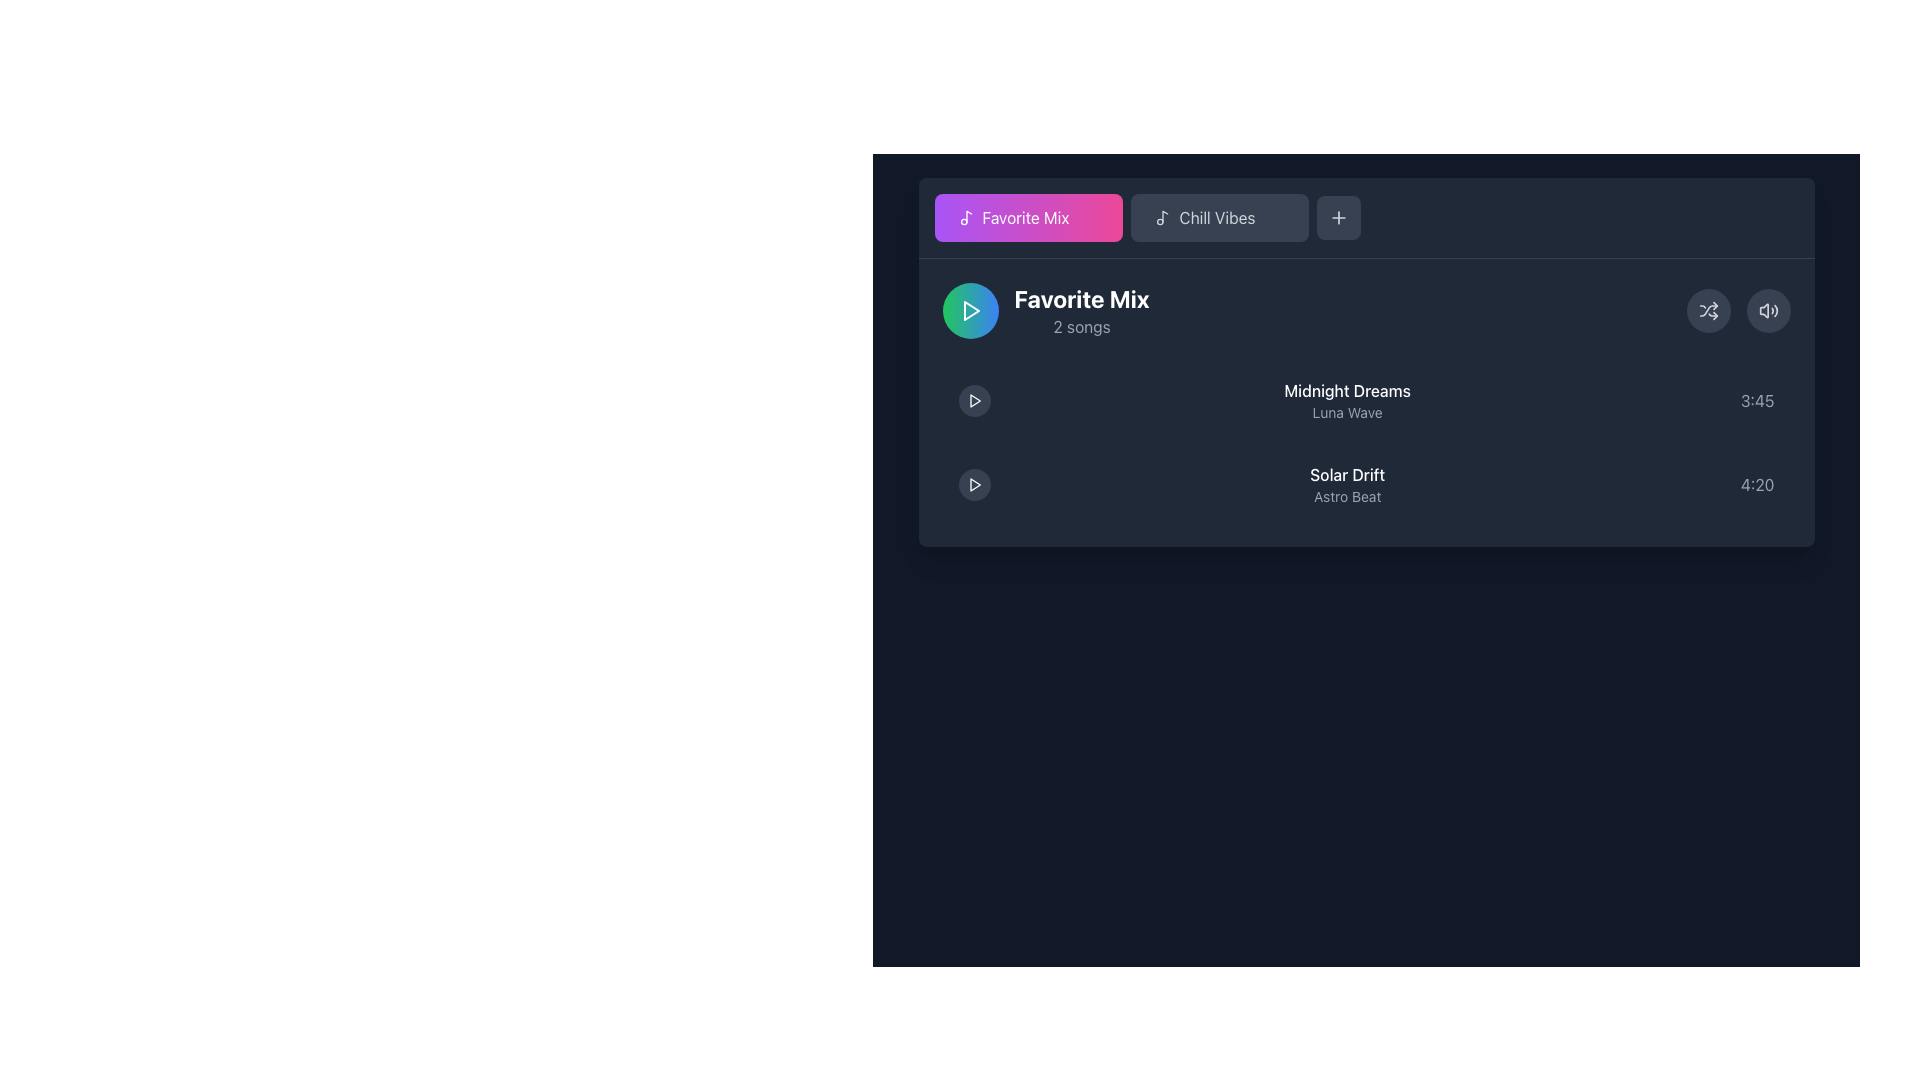  Describe the element at coordinates (970, 311) in the screenshot. I see `the circular button with a gradient background and a white play icon in the 'Favorite Mix 2 songs' section` at that location.